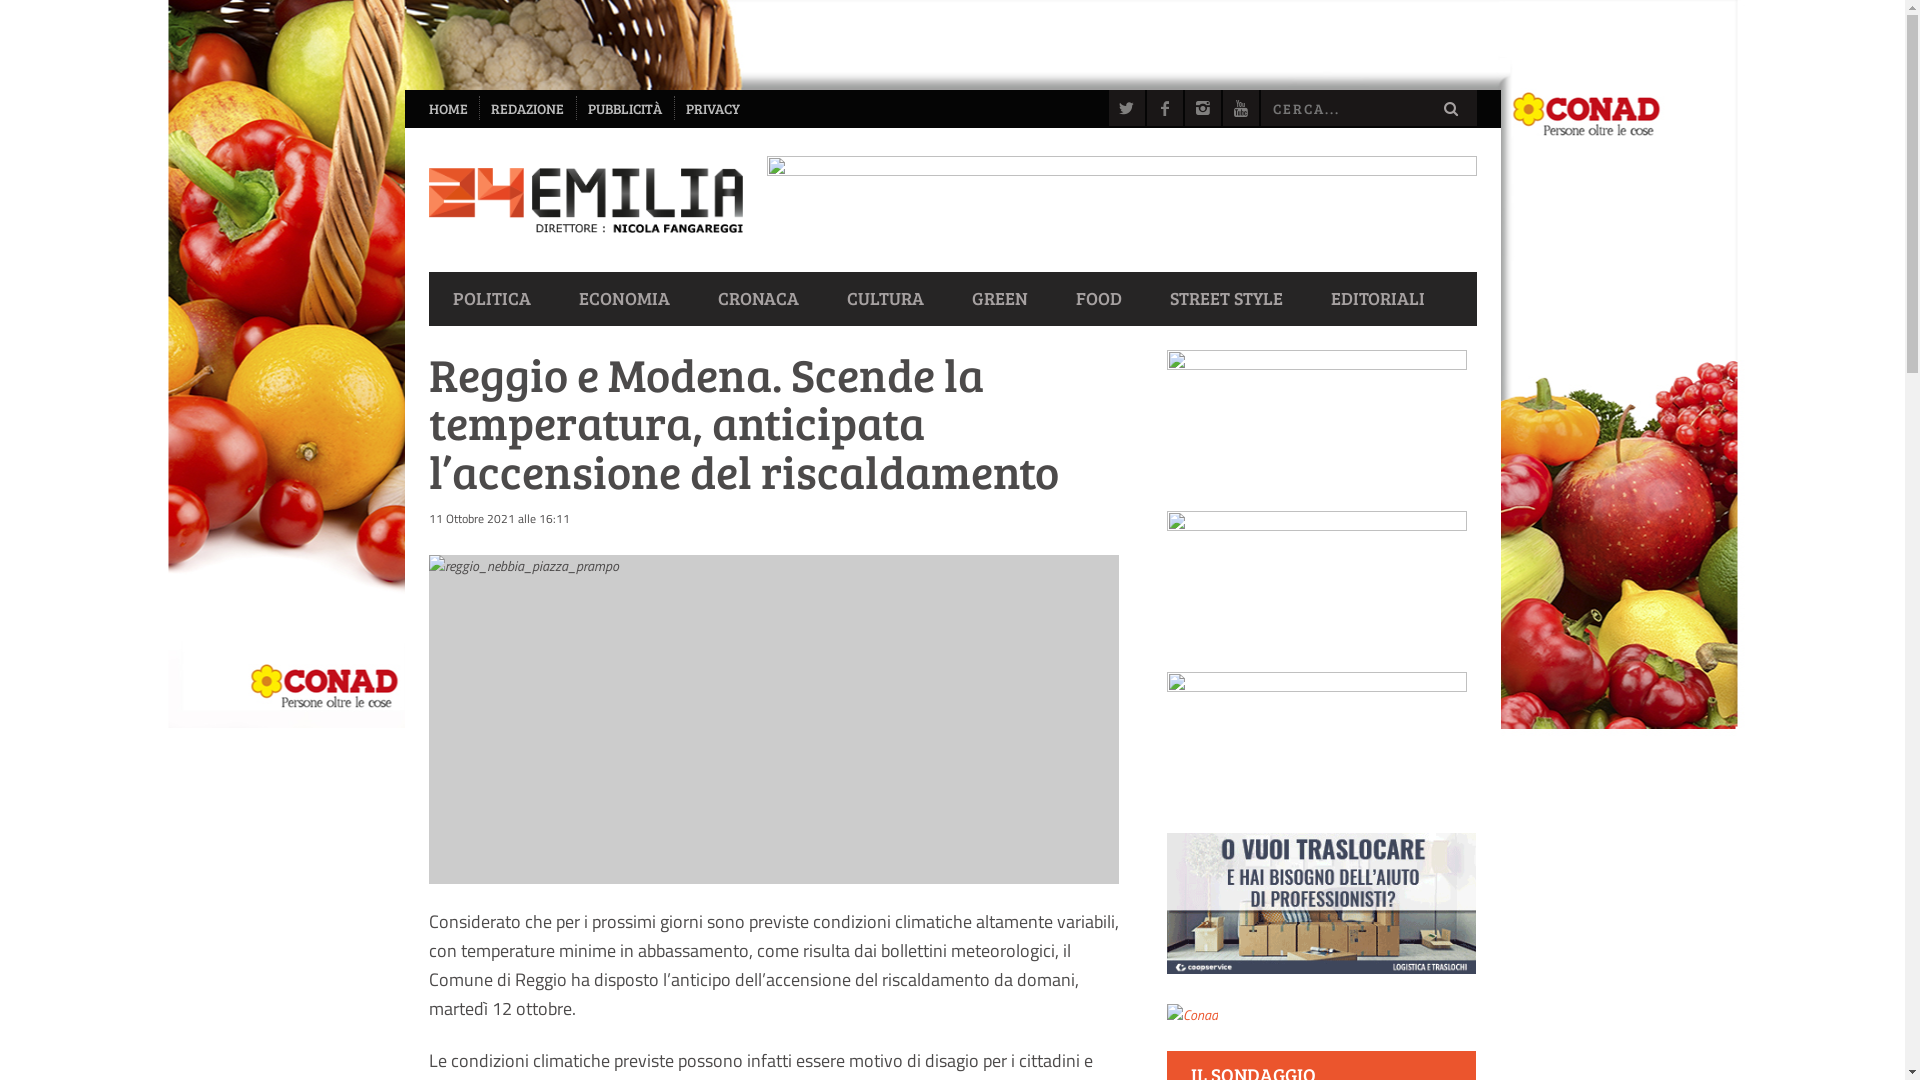 The image size is (1920, 1080). Describe the element at coordinates (1376, 298) in the screenshot. I see `'EDITORIALI'` at that location.